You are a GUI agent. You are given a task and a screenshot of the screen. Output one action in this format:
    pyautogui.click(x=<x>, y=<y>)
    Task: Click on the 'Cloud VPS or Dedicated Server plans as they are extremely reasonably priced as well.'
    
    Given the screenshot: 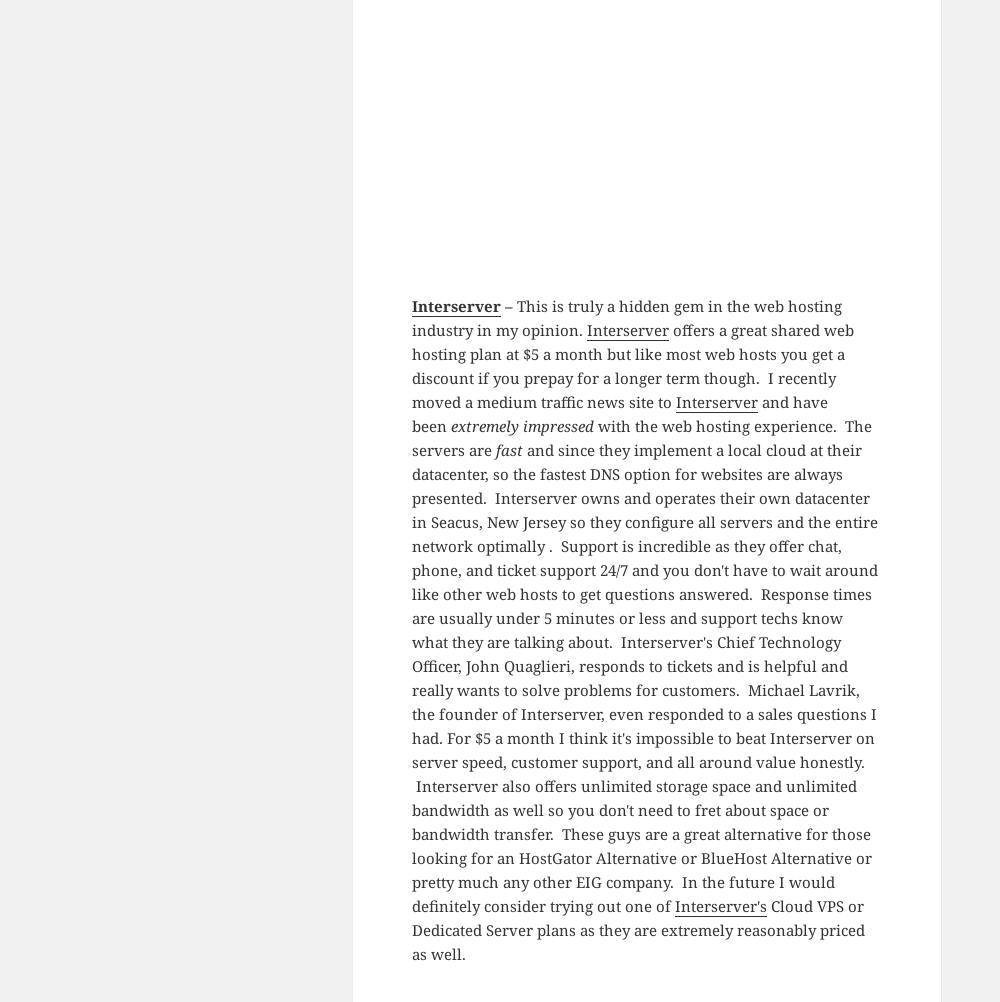 What is the action you would take?
    pyautogui.click(x=637, y=927)
    